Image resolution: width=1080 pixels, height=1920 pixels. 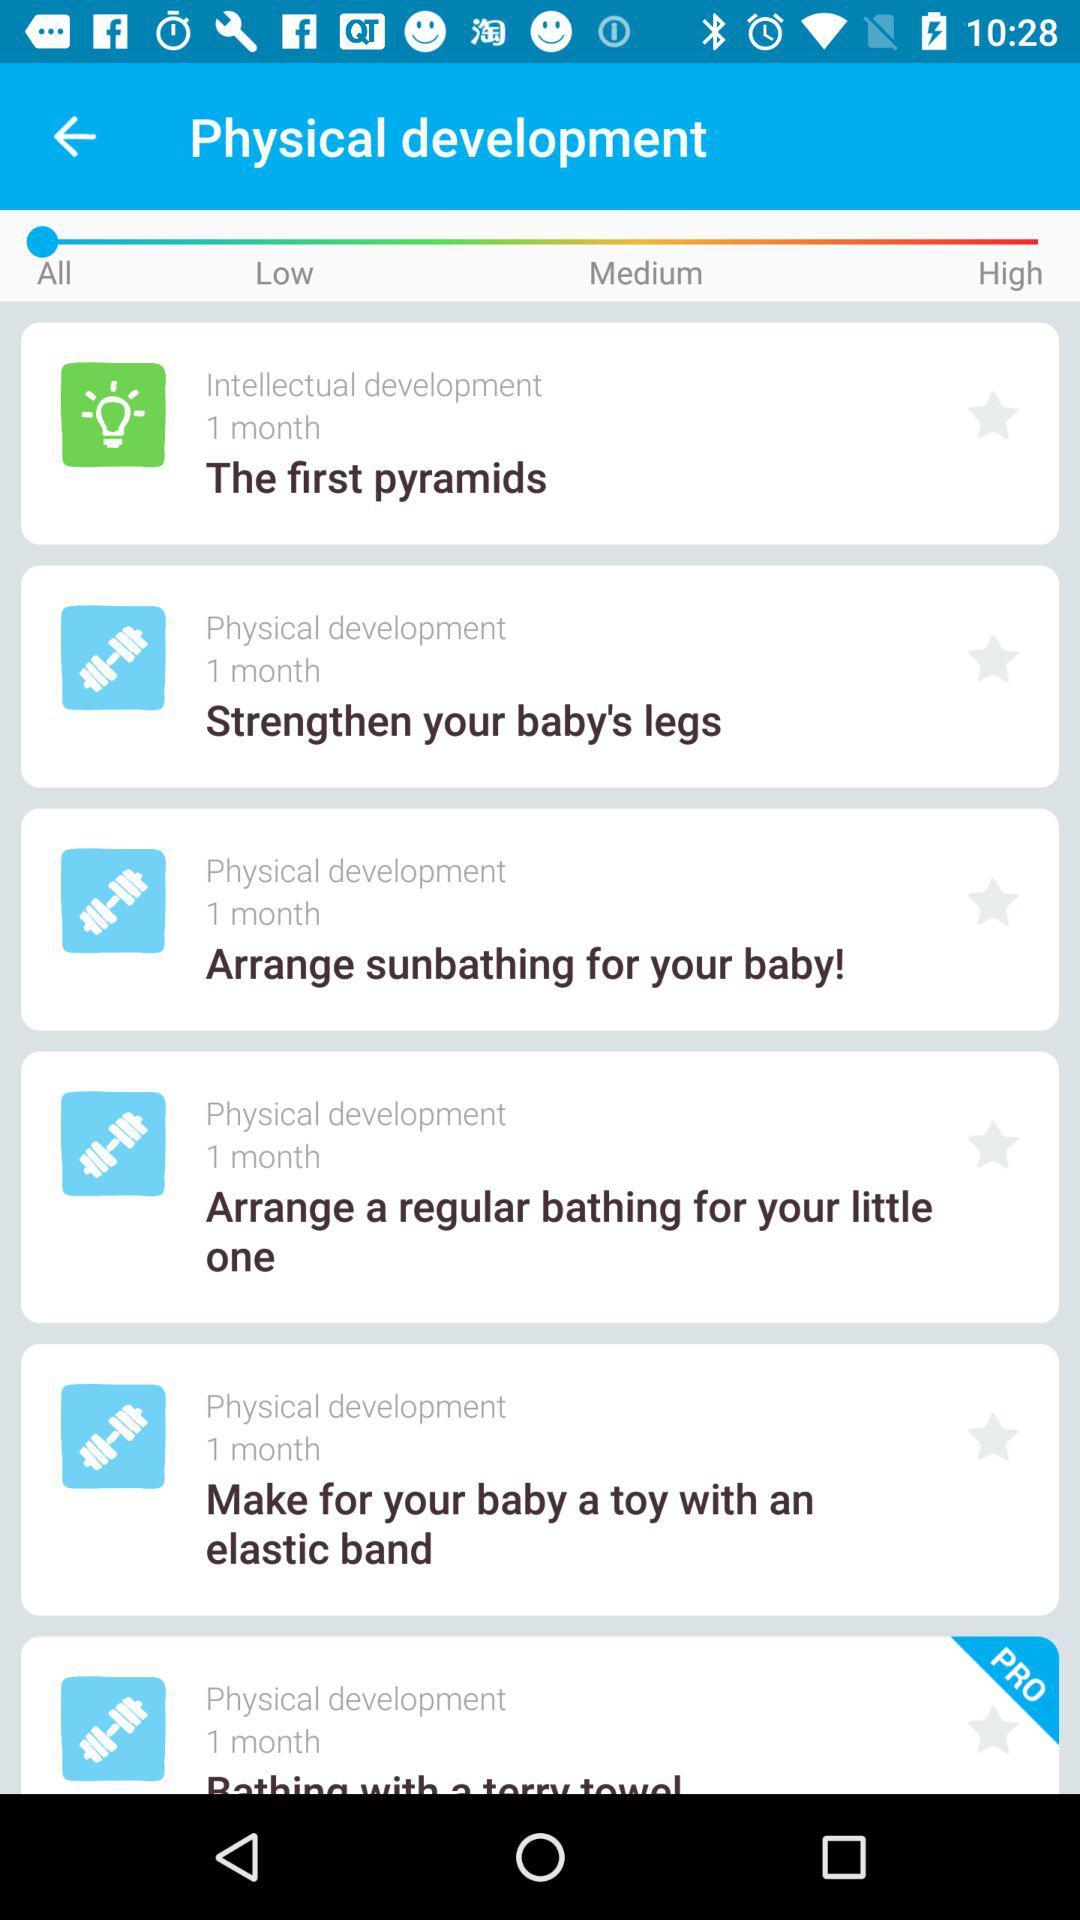 I want to click on to favorites, so click(x=993, y=1728).